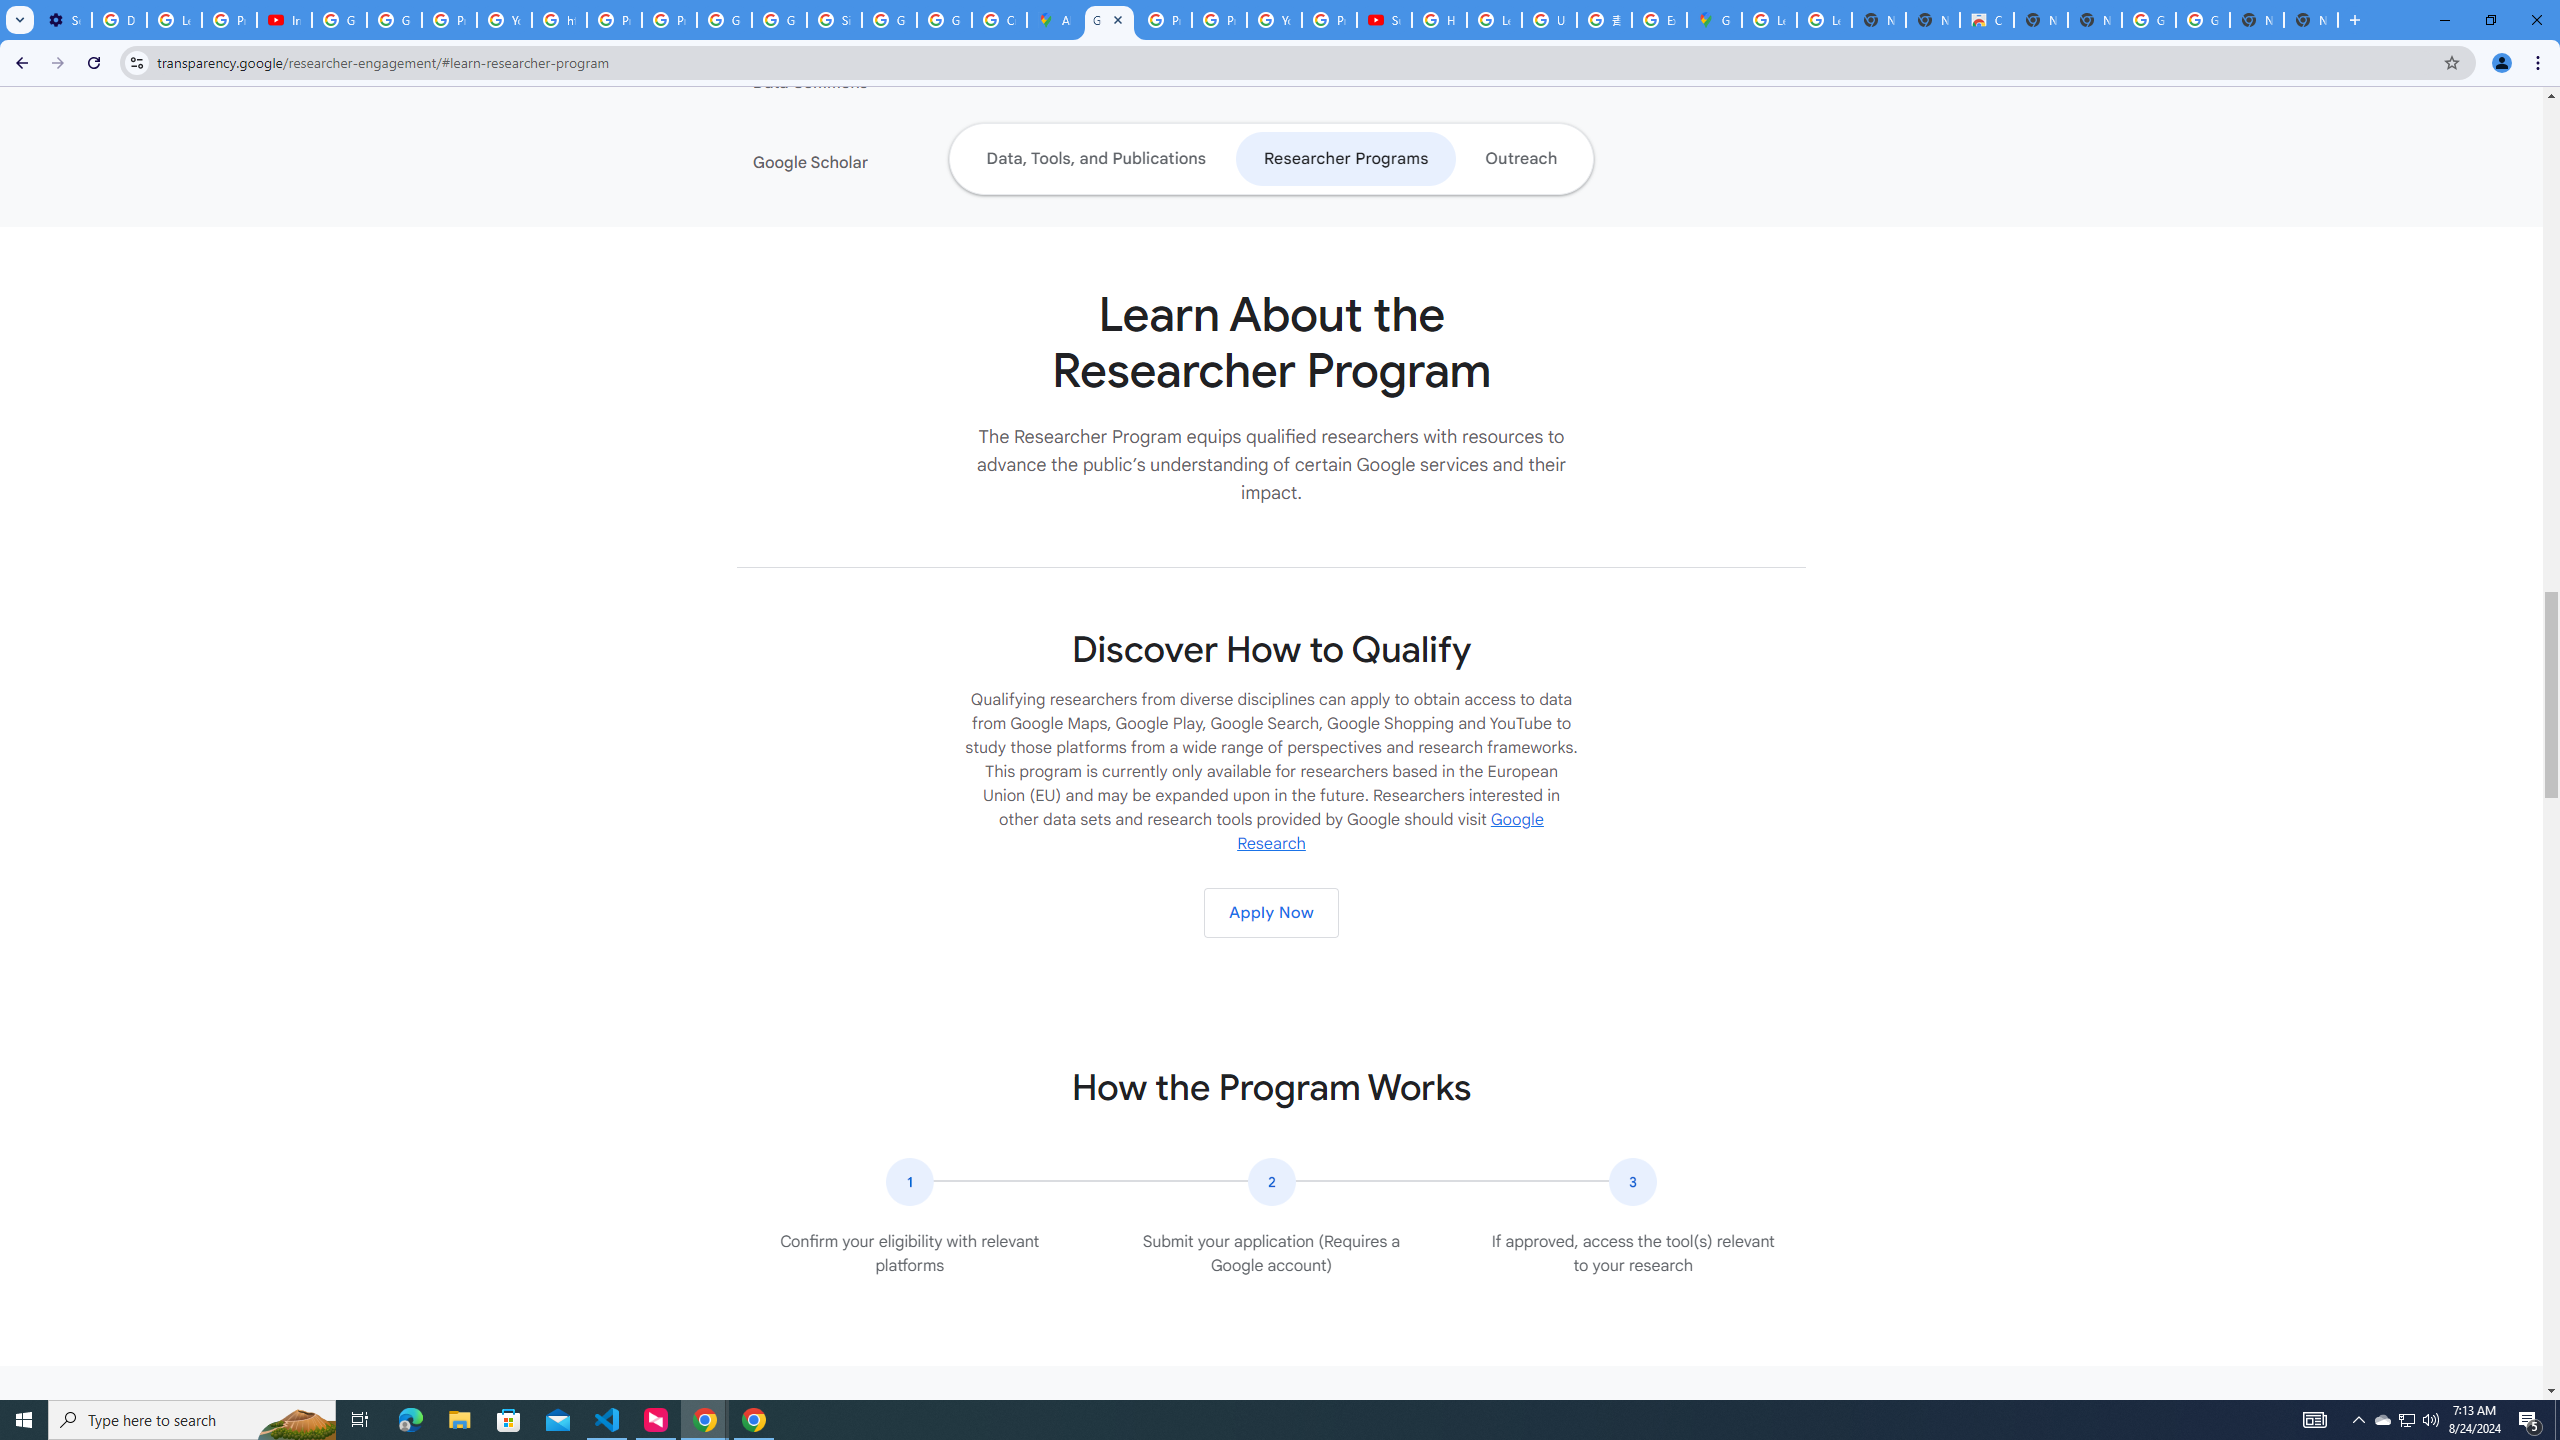  Describe the element at coordinates (1345, 158) in the screenshot. I see `'Researcher Programs'` at that location.